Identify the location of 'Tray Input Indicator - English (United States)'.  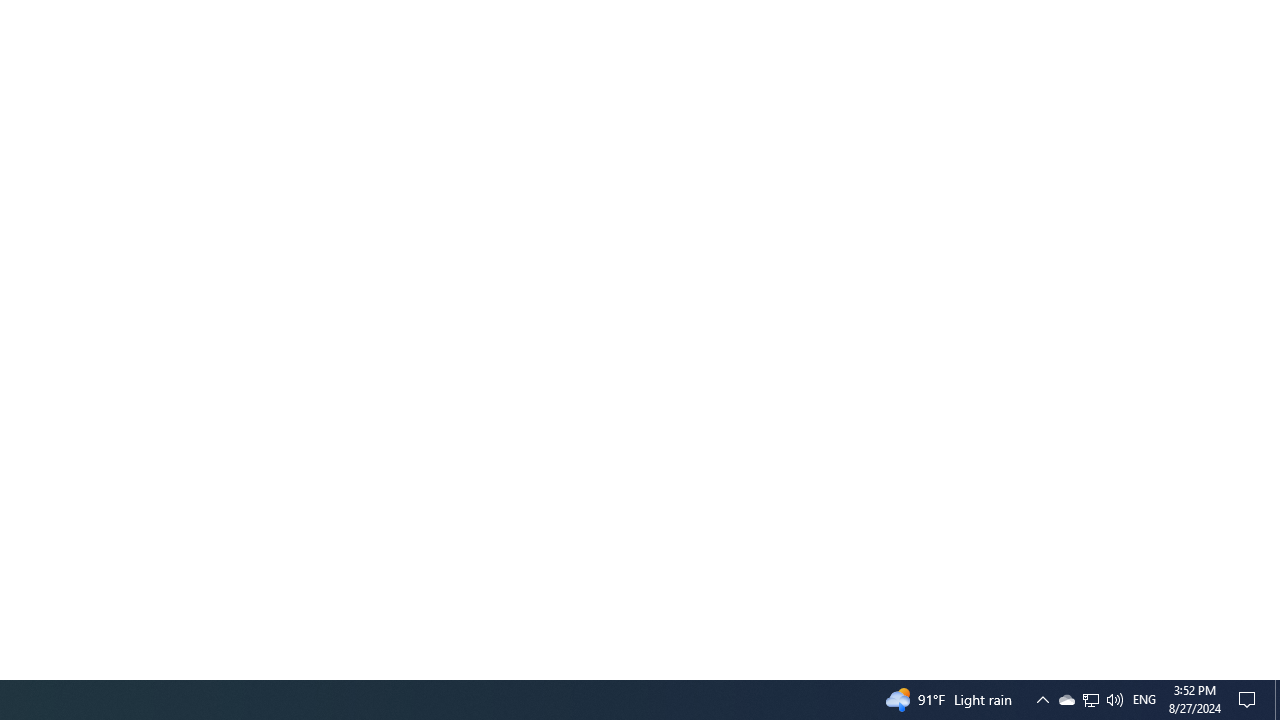
(1144, 698).